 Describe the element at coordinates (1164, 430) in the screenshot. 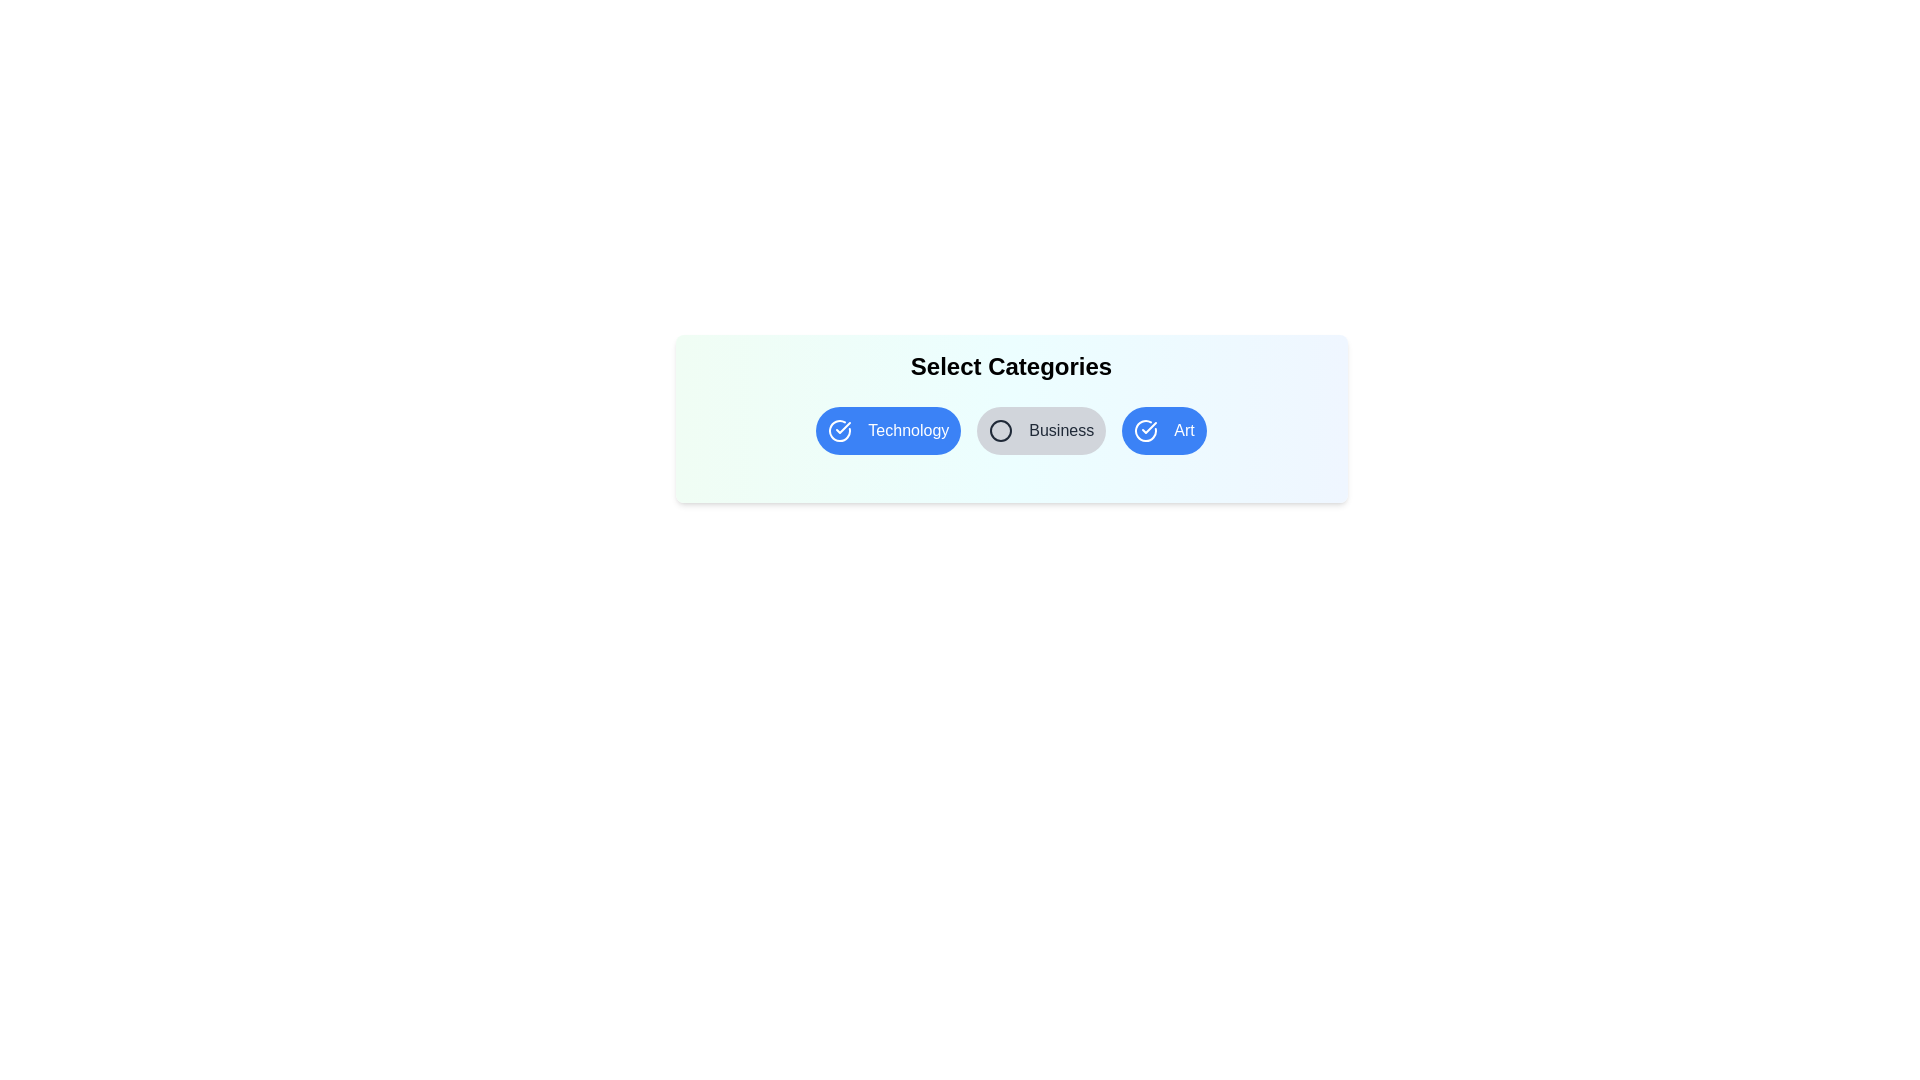

I see `the tag labeled Art to observe its hover effect` at that location.